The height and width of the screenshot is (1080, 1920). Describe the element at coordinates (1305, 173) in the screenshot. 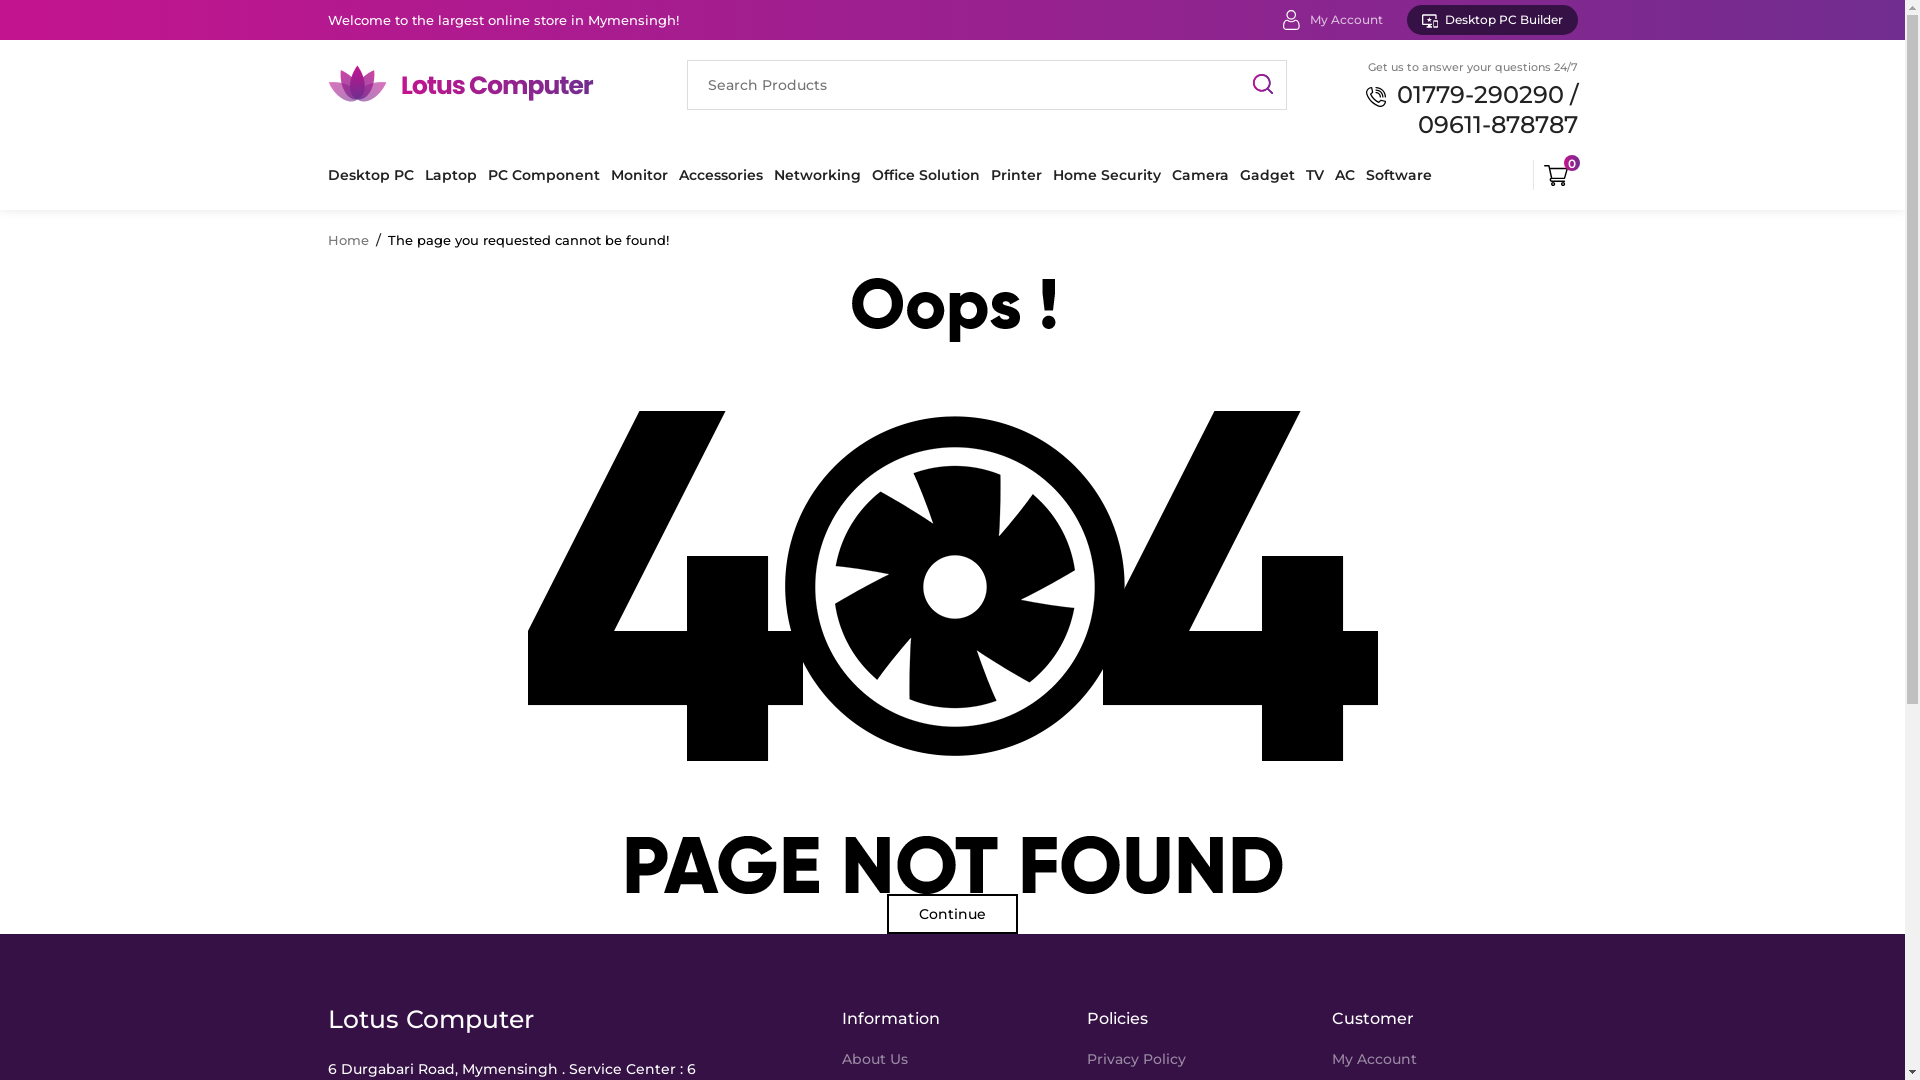

I see `'TV'` at that location.